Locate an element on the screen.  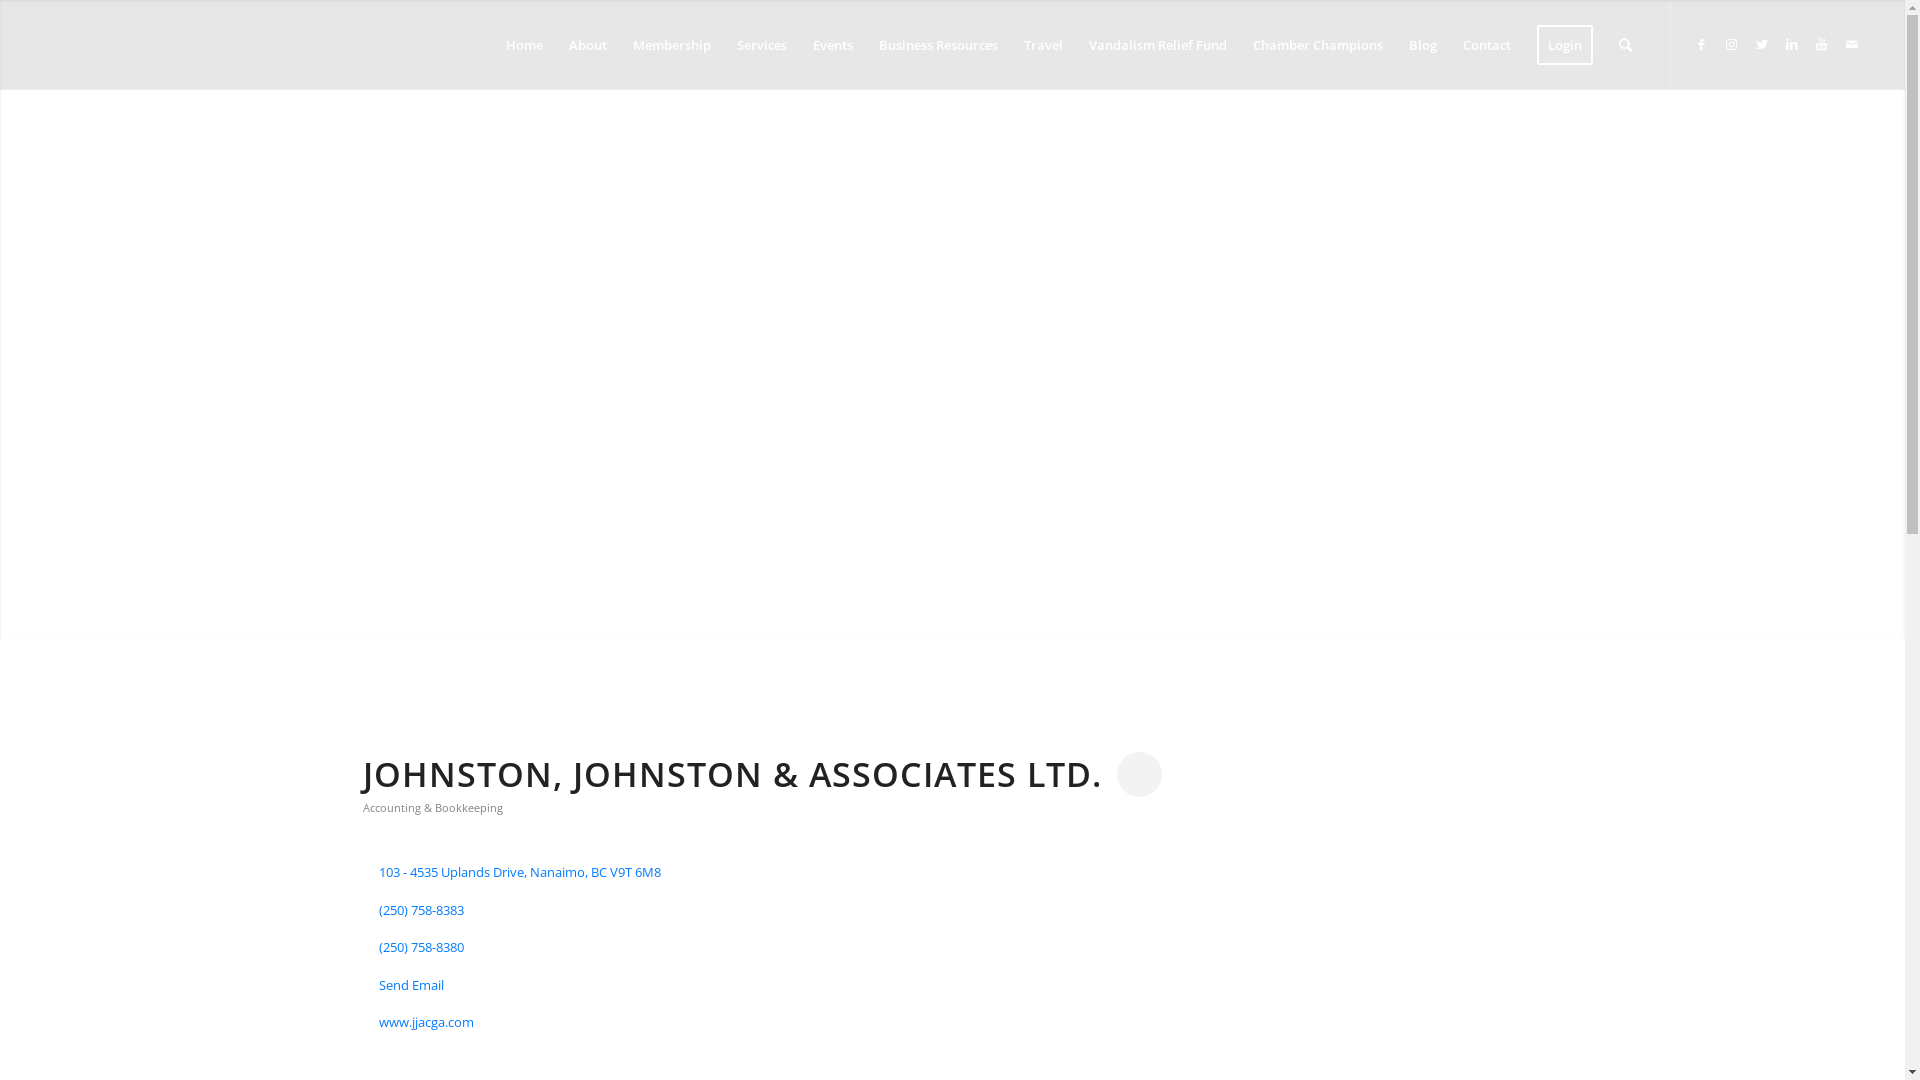
'Facebook' is located at coordinates (1701, 43).